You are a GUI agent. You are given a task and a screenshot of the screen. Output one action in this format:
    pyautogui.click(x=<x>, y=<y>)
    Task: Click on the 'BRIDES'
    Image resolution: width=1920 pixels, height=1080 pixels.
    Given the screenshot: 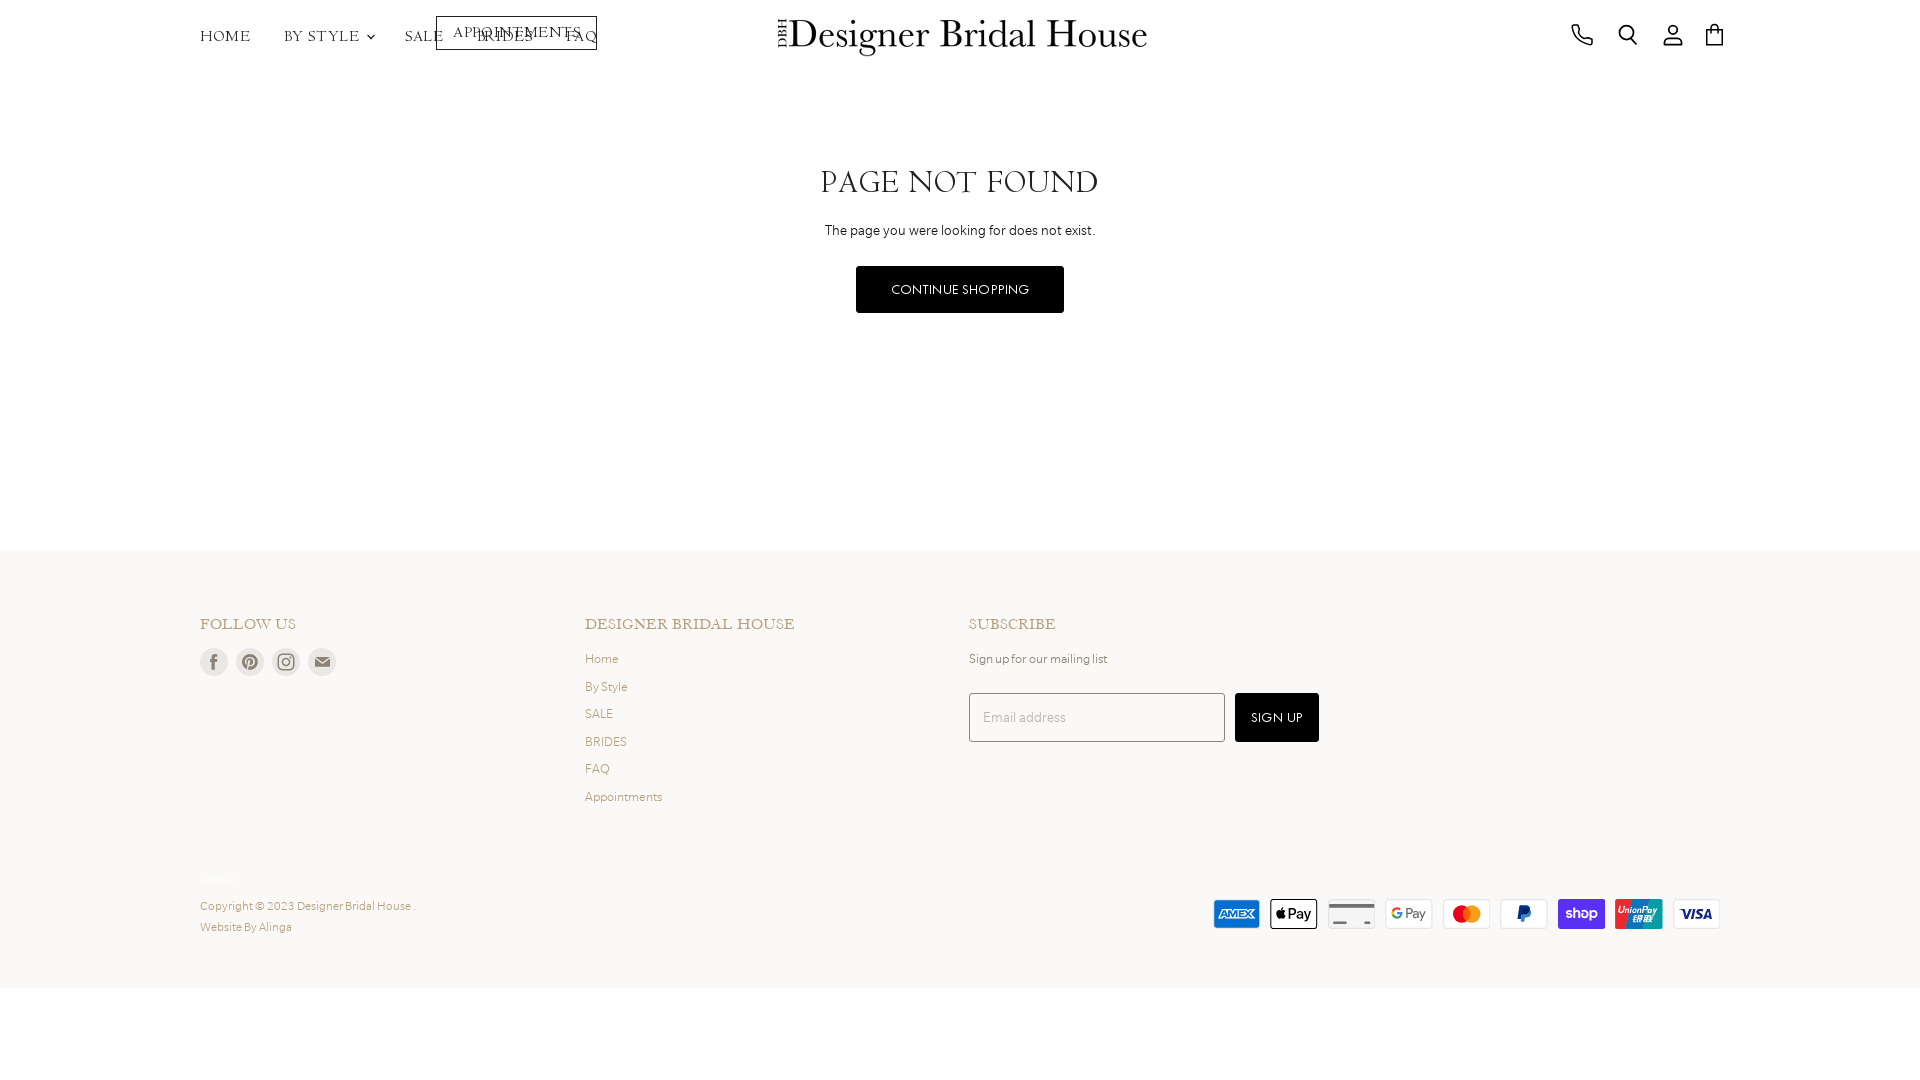 What is the action you would take?
    pyautogui.click(x=584, y=741)
    